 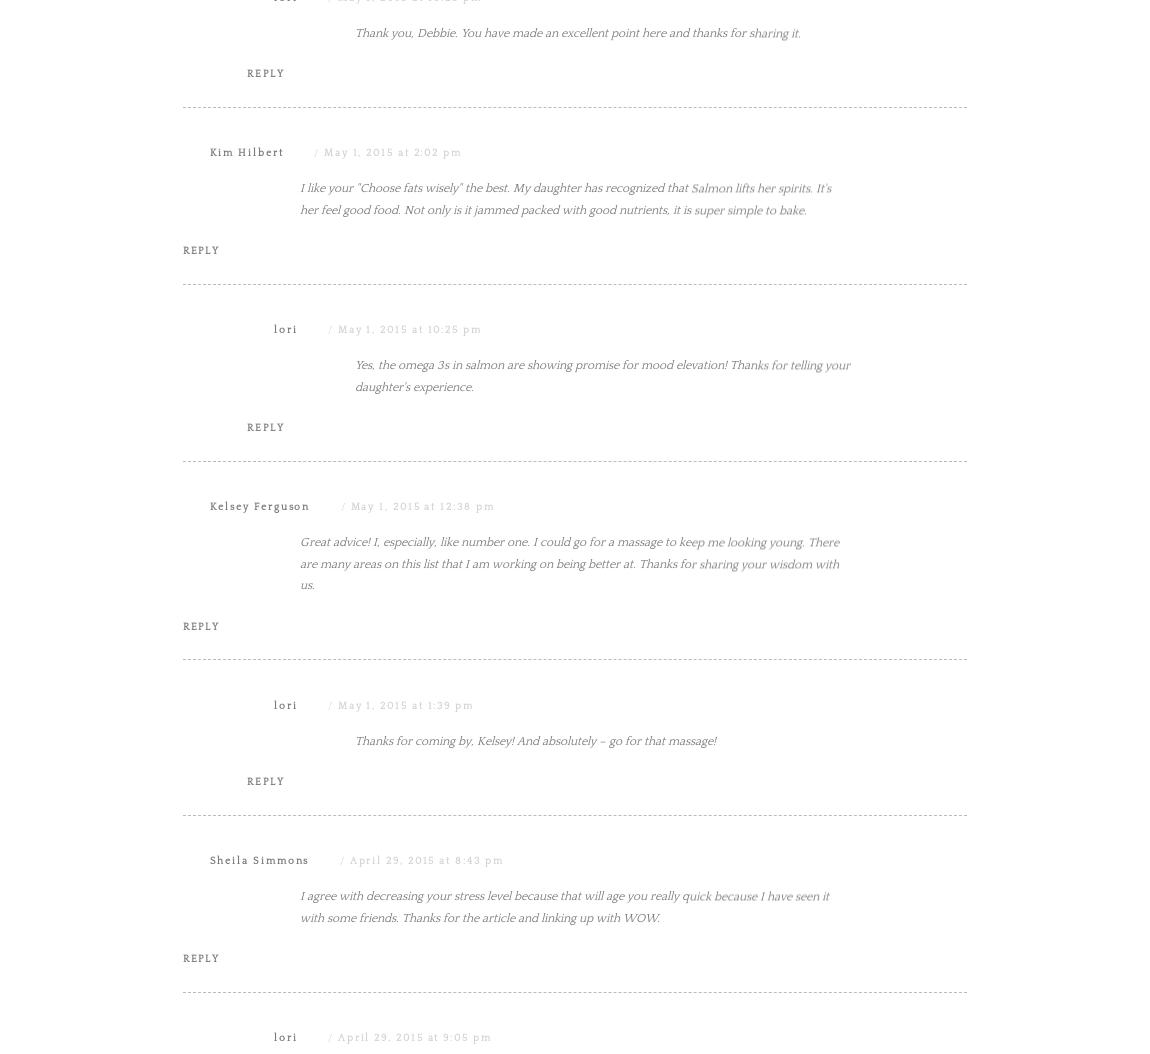 I want to click on 'Great advice! I, especially, like number one. I could go for a massage to keep me looking young. There are many areas on this list that I am working on being better at. Thanks for sharing your wisdom with us.', so click(x=569, y=765).